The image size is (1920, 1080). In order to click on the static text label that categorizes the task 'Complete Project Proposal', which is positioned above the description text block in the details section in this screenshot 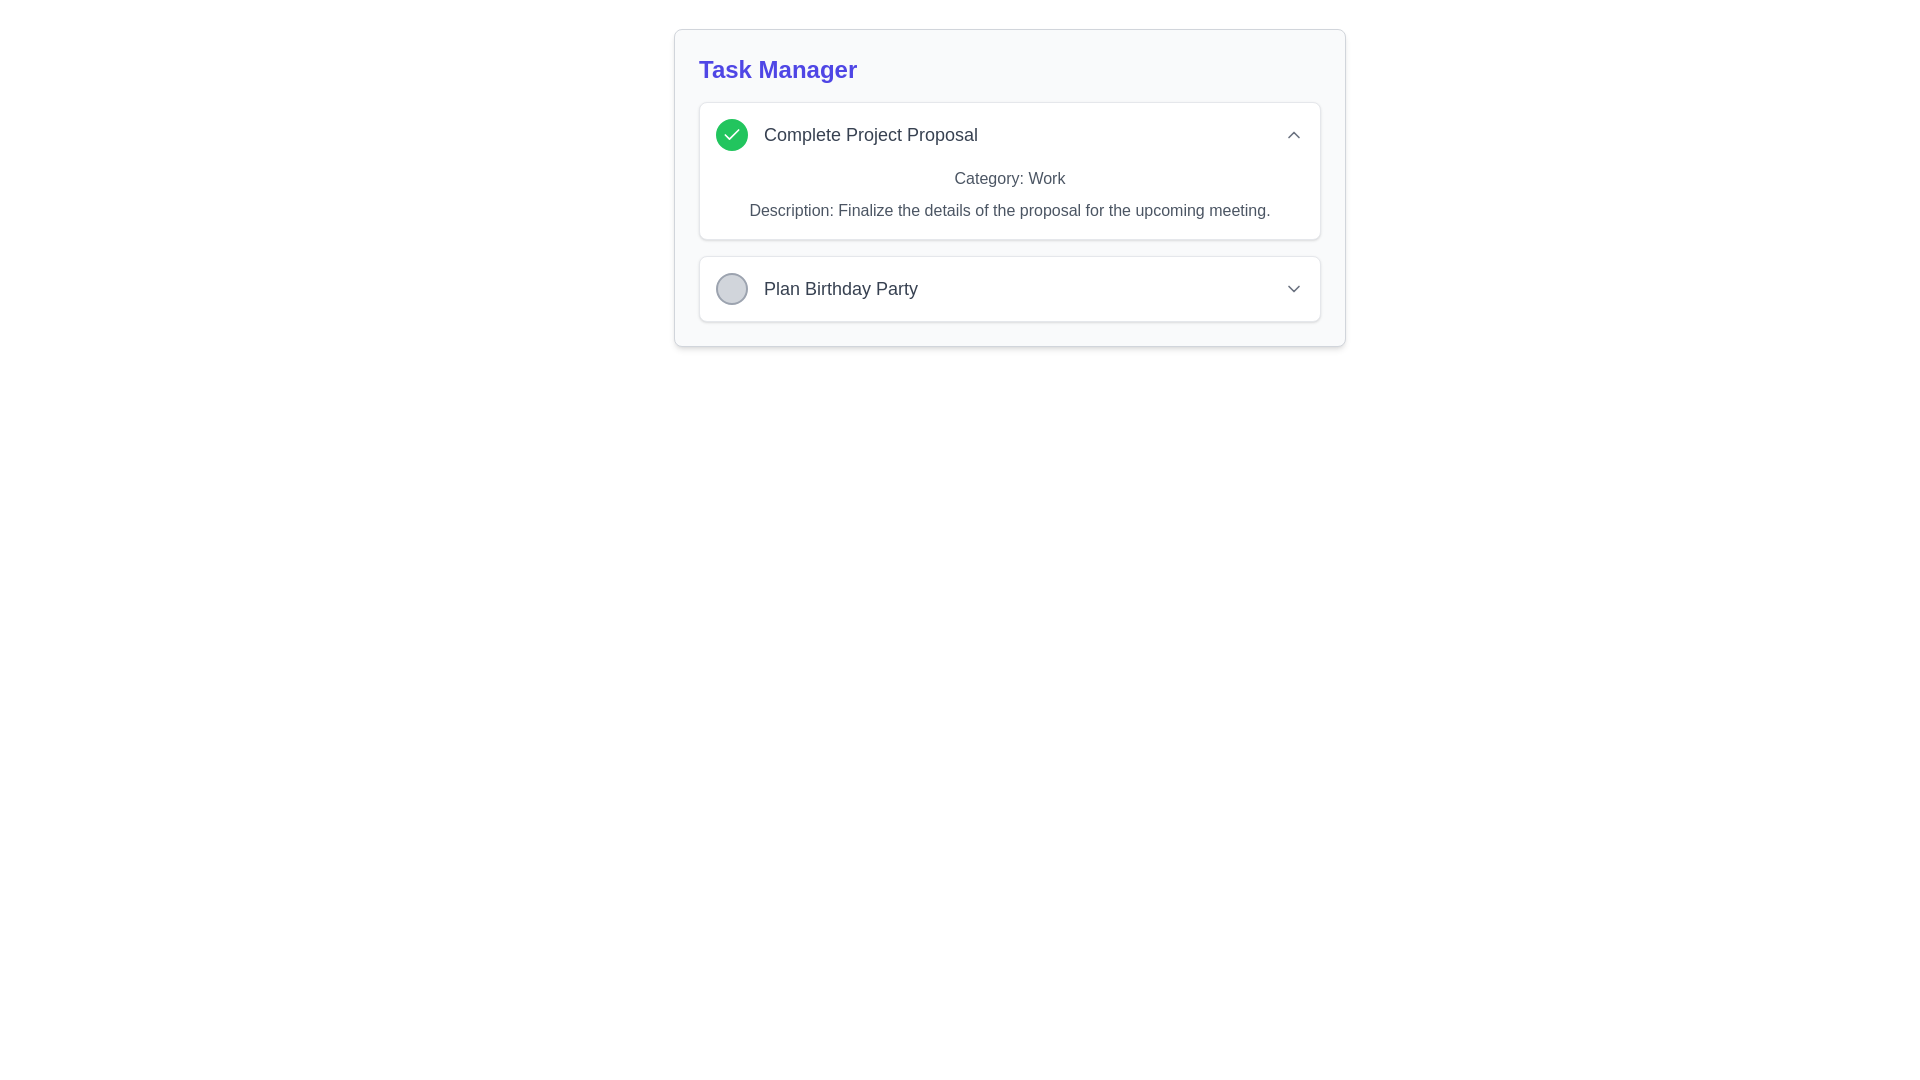, I will do `click(1009, 177)`.